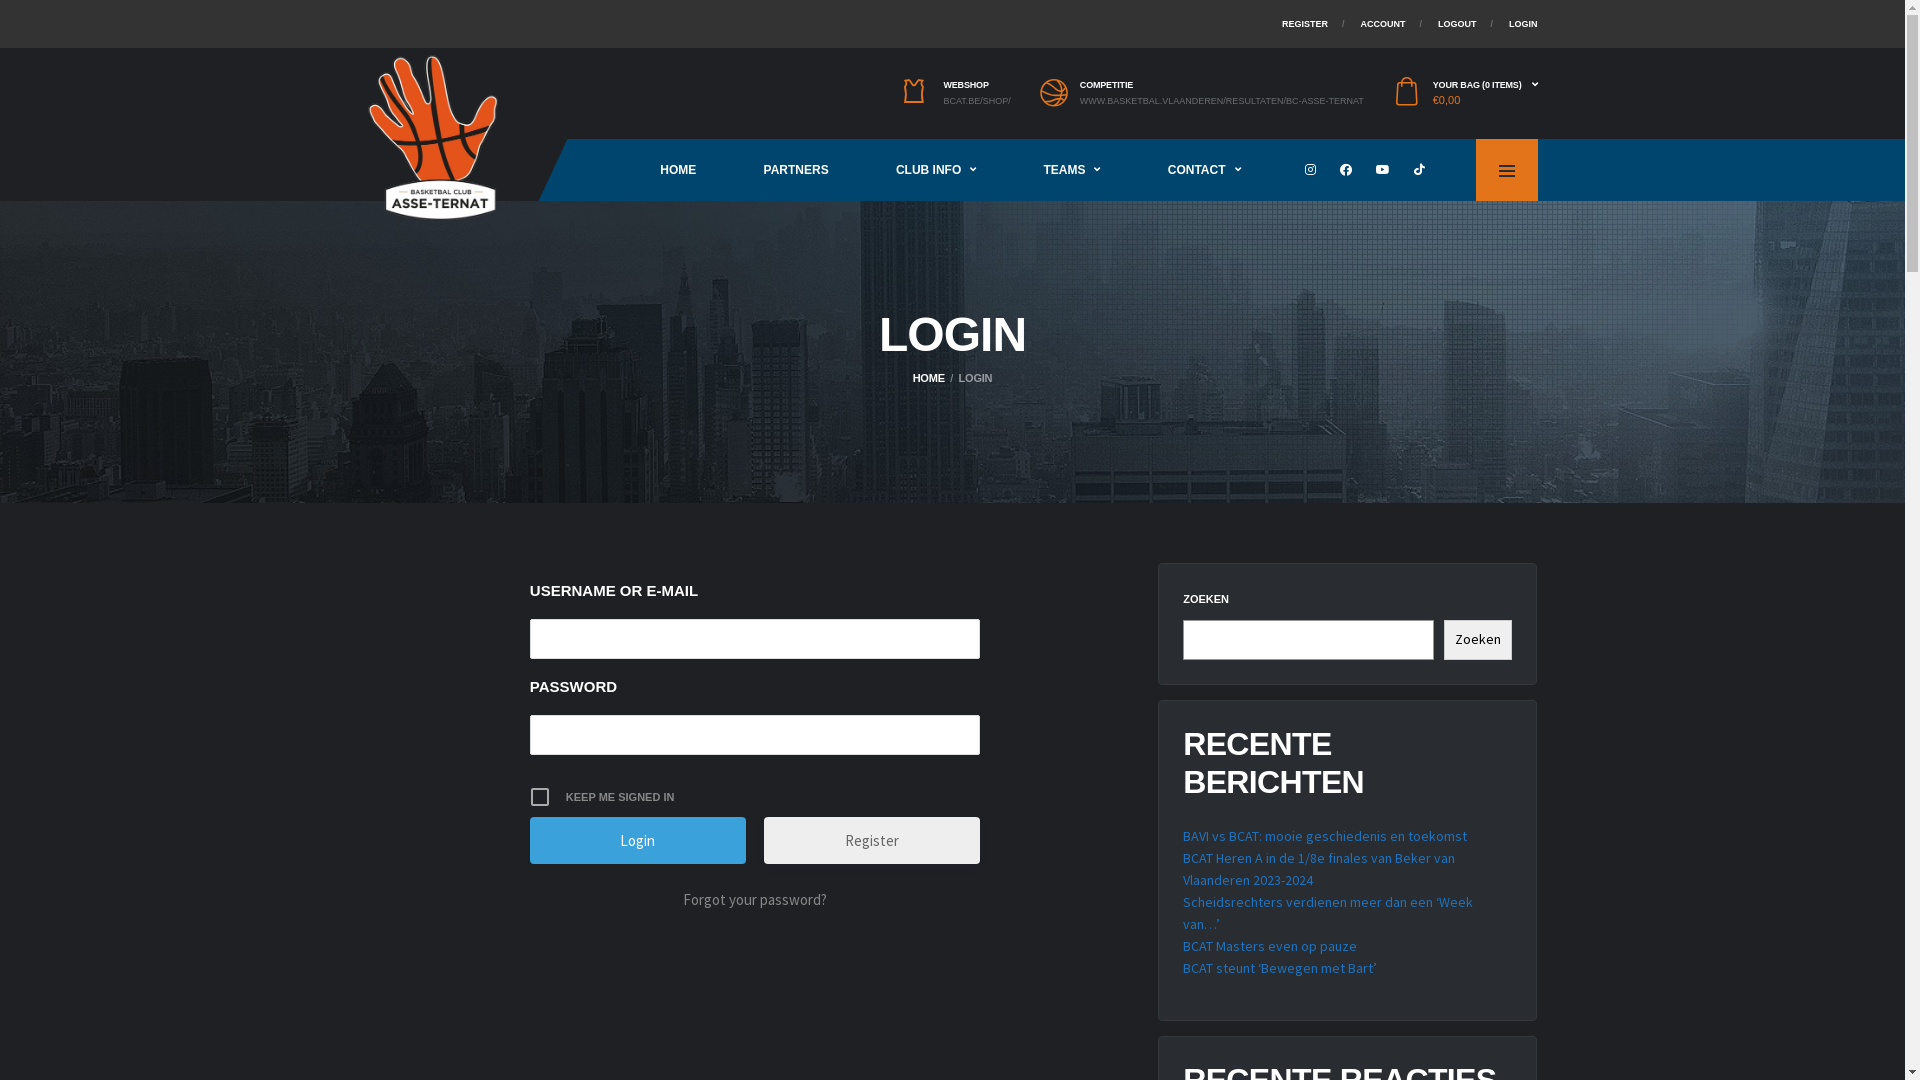 The height and width of the screenshot is (1080, 1920). What do you see at coordinates (753, 898) in the screenshot?
I see `'Forgot your password?'` at bounding box center [753, 898].